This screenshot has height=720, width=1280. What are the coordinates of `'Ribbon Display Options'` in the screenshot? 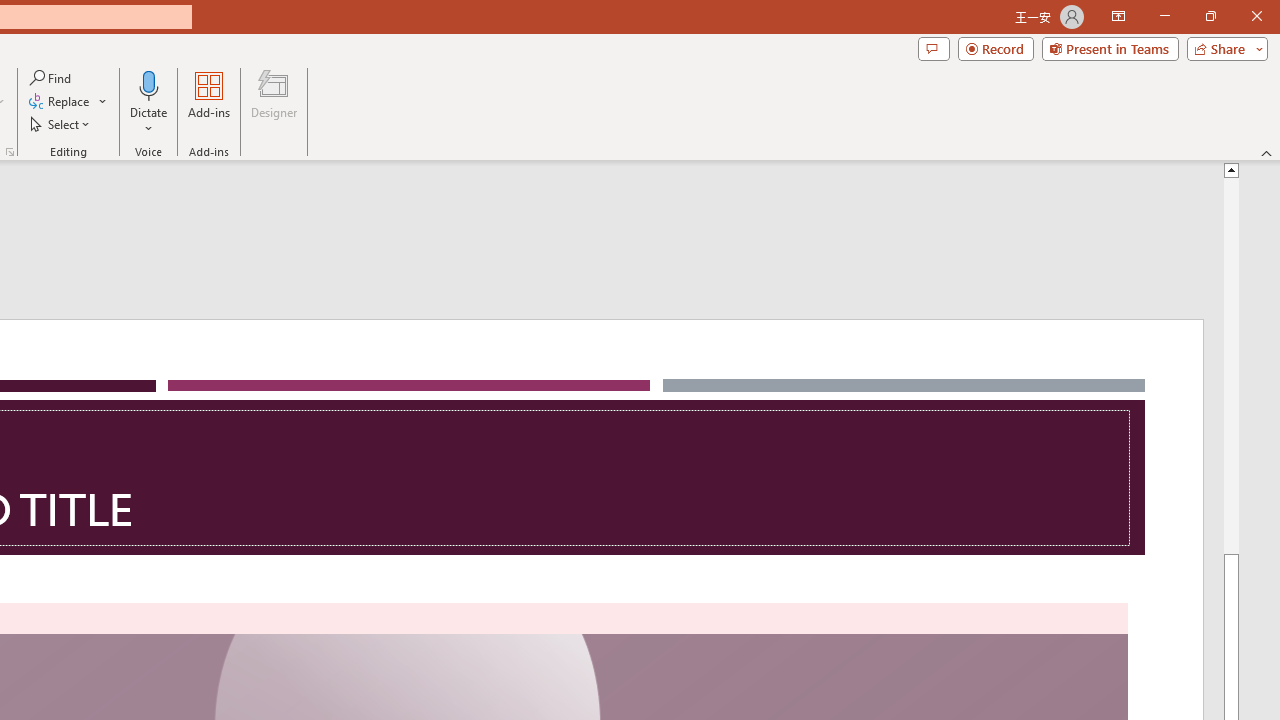 It's located at (1117, 16).